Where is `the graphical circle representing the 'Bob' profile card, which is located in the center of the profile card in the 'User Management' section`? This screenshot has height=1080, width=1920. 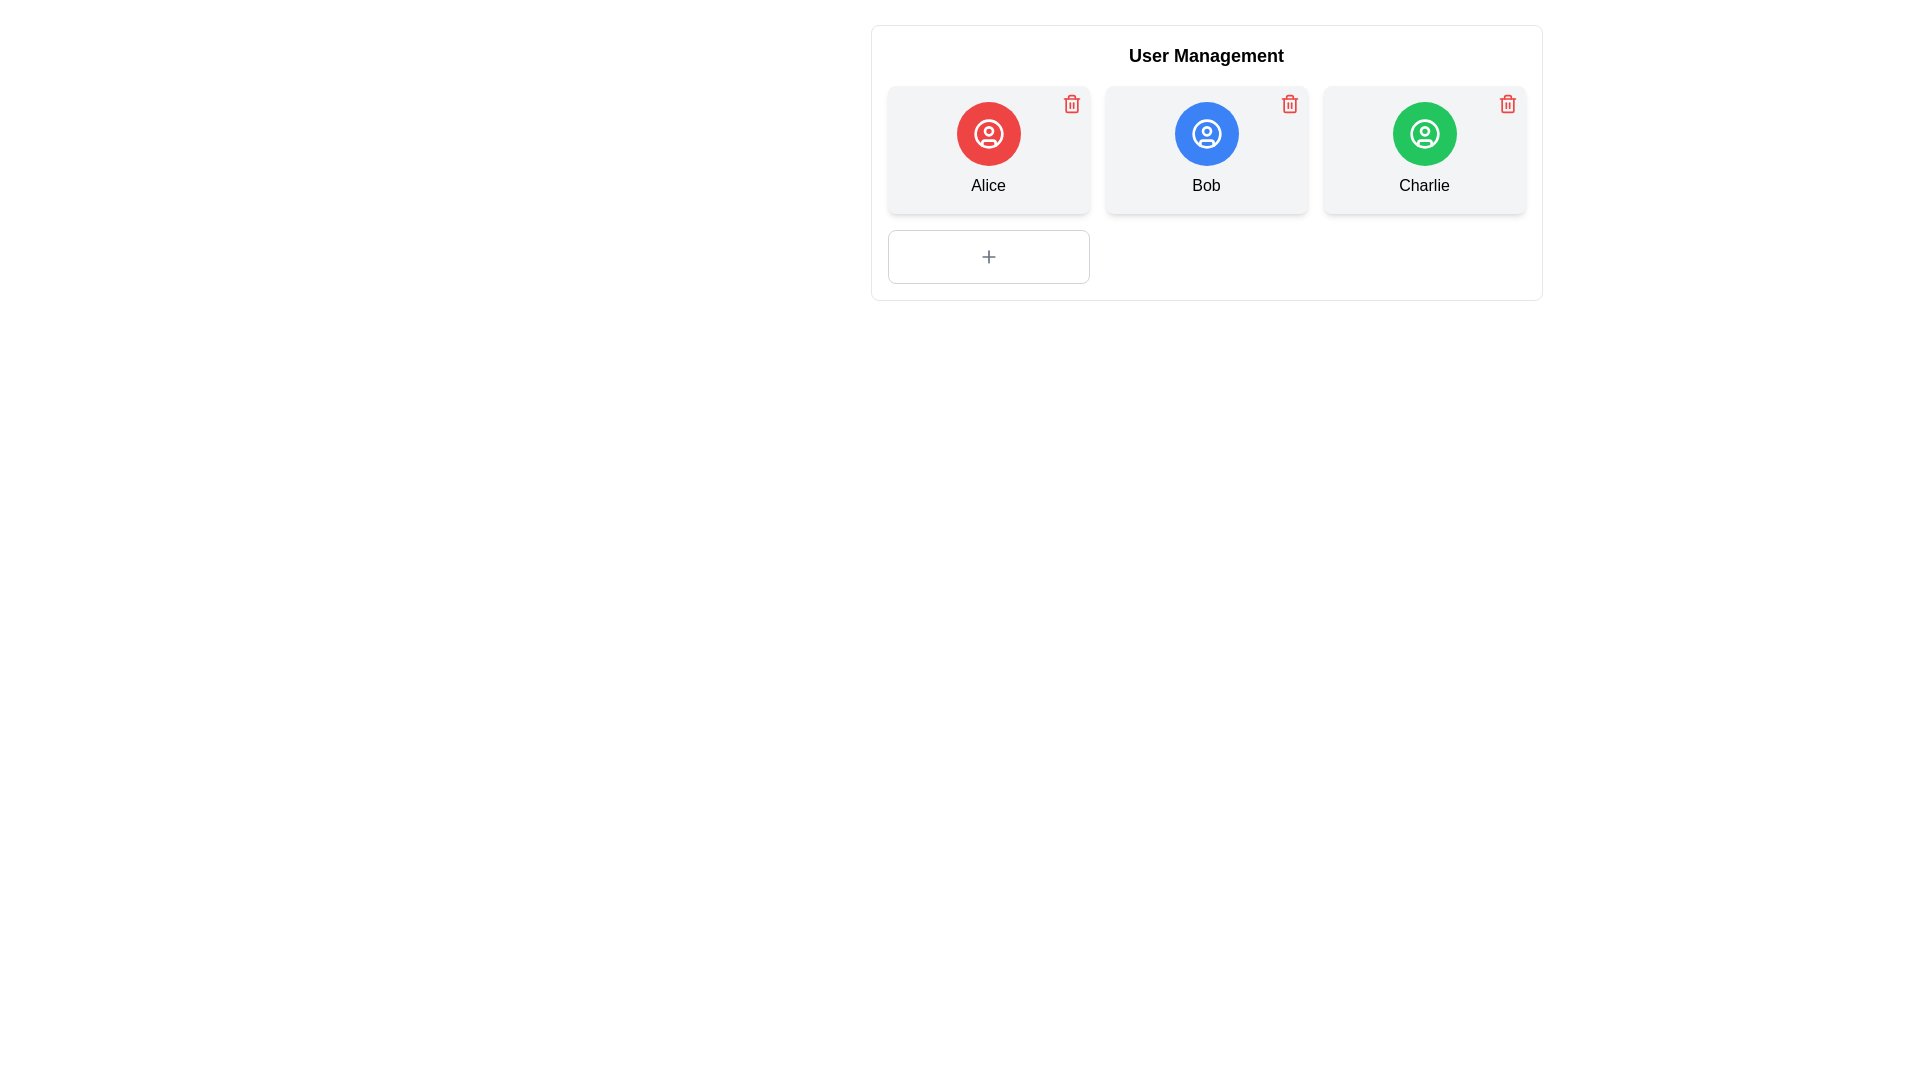 the graphical circle representing the 'Bob' profile card, which is located in the center of the profile card in the 'User Management' section is located at coordinates (1205, 134).